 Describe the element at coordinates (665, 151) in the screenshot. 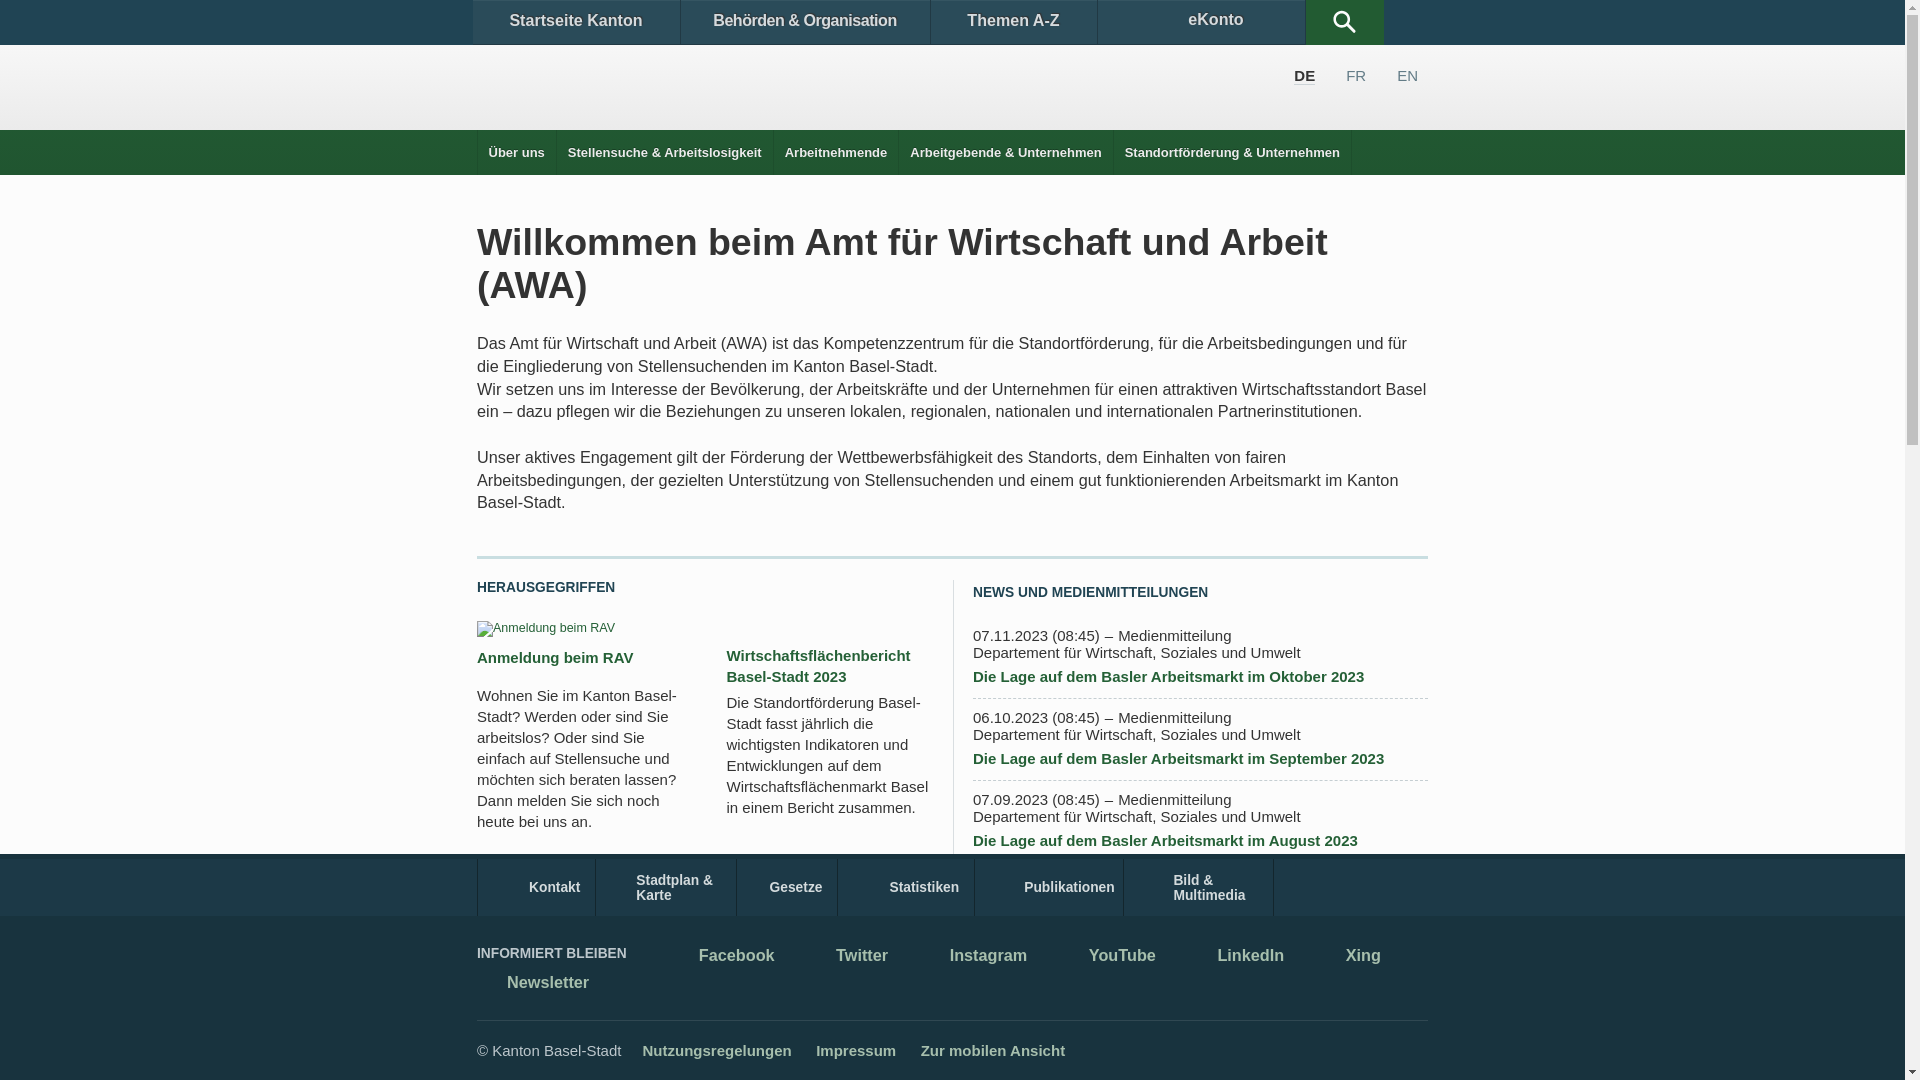

I see `'Stellensuche & Arbeitslosigkeit'` at that location.